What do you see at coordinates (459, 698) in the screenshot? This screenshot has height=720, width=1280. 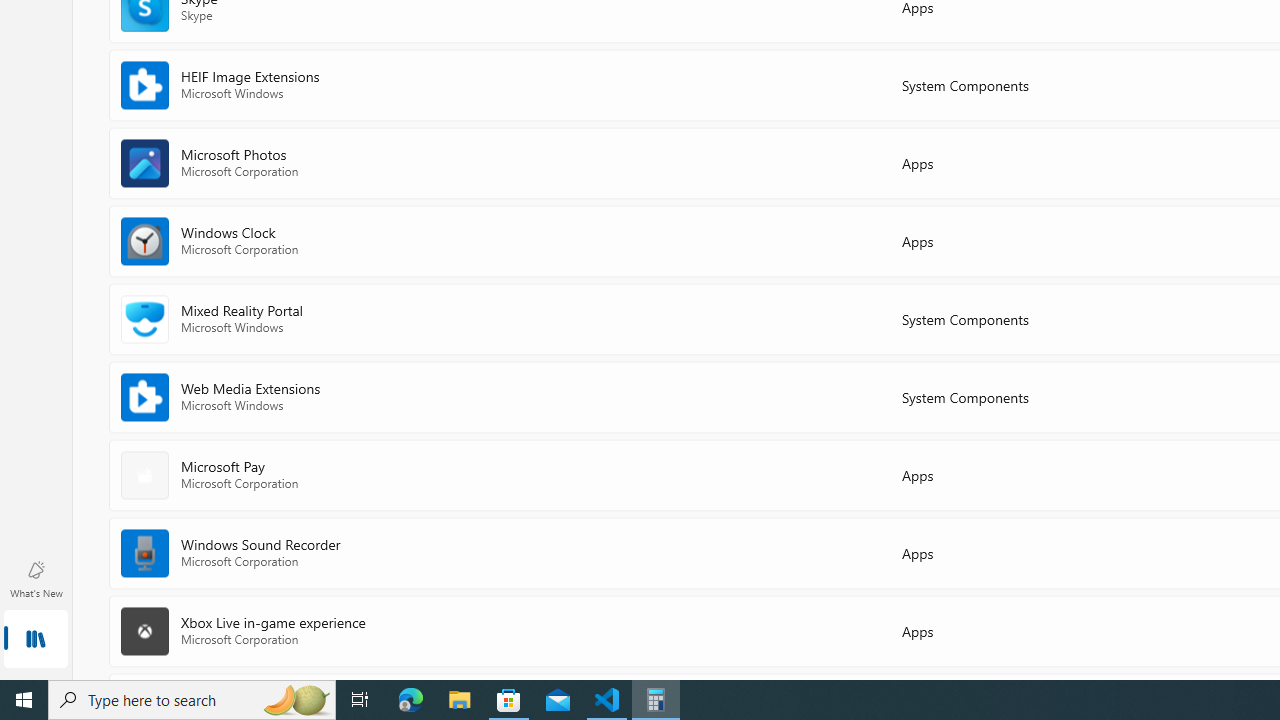 I see `'File Explorer'` at bounding box center [459, 698].